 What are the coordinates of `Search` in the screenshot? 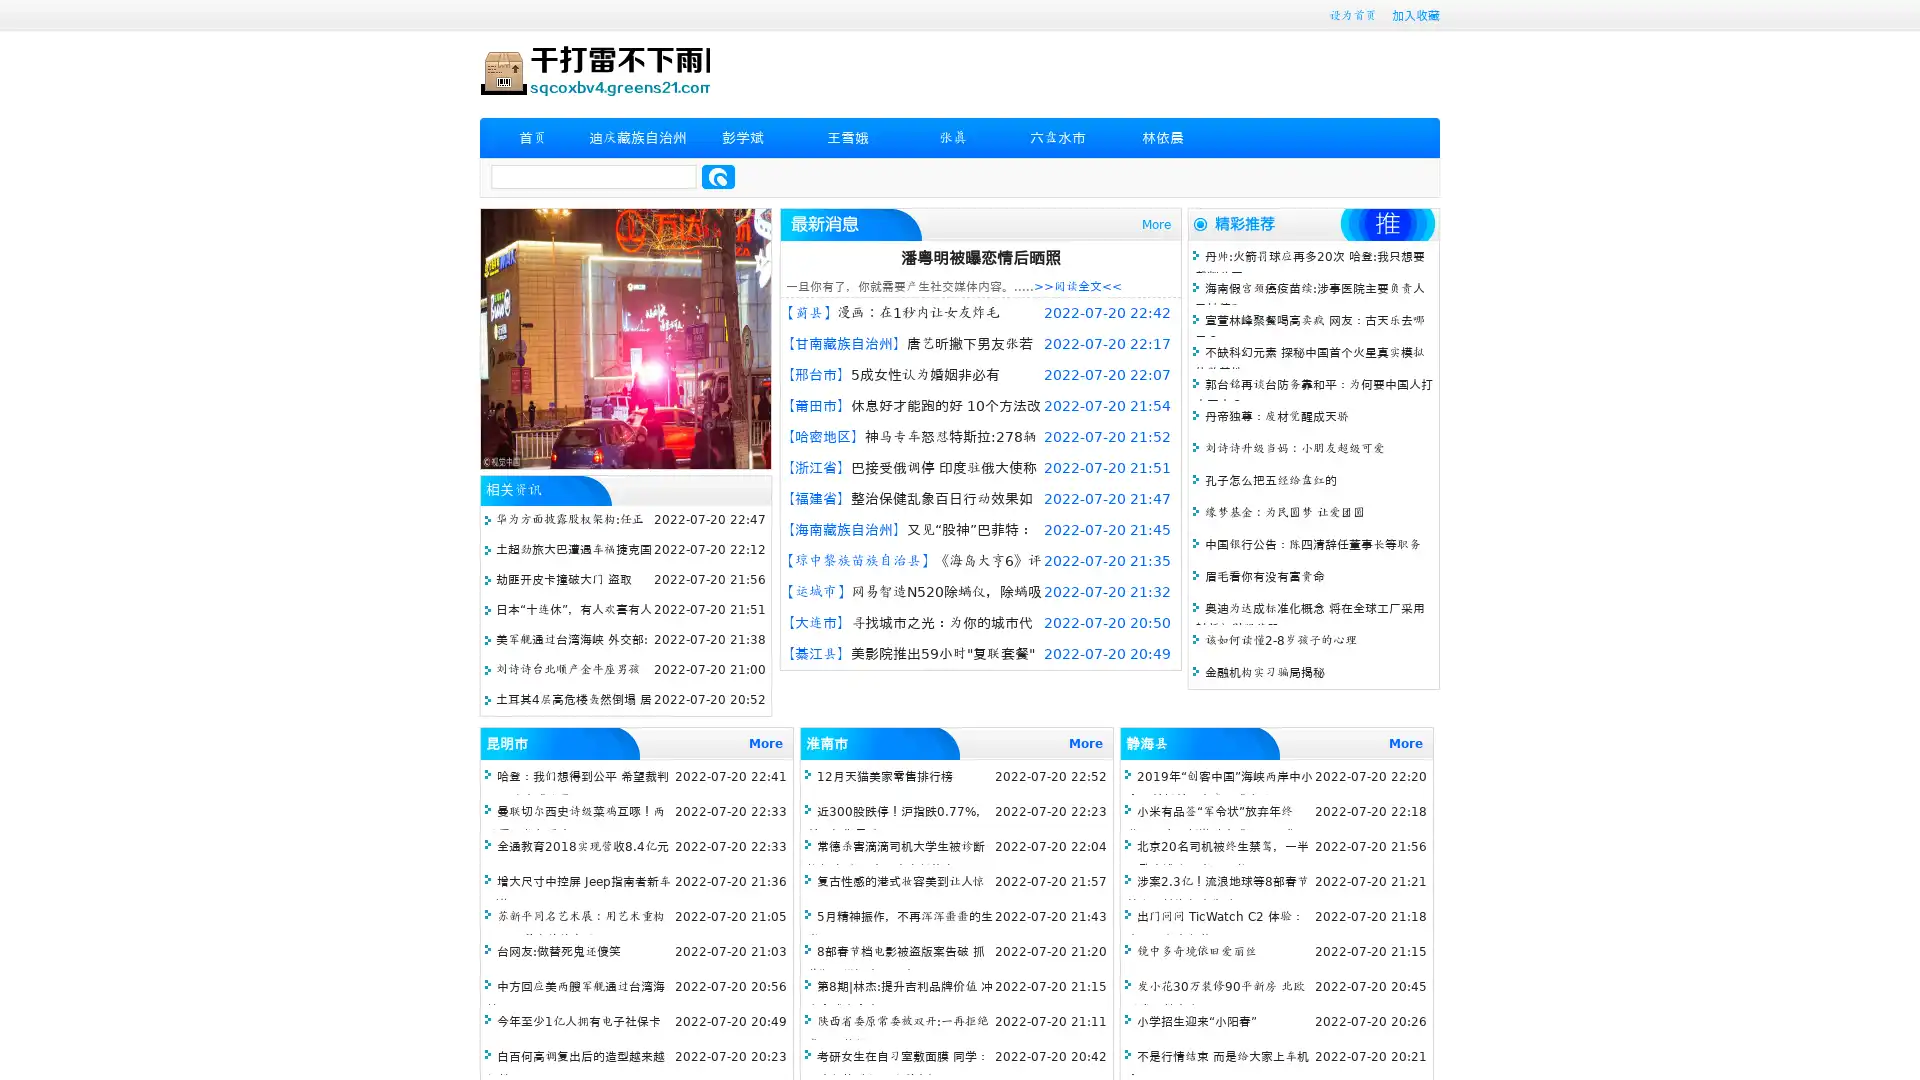 It's located at (718, 176).